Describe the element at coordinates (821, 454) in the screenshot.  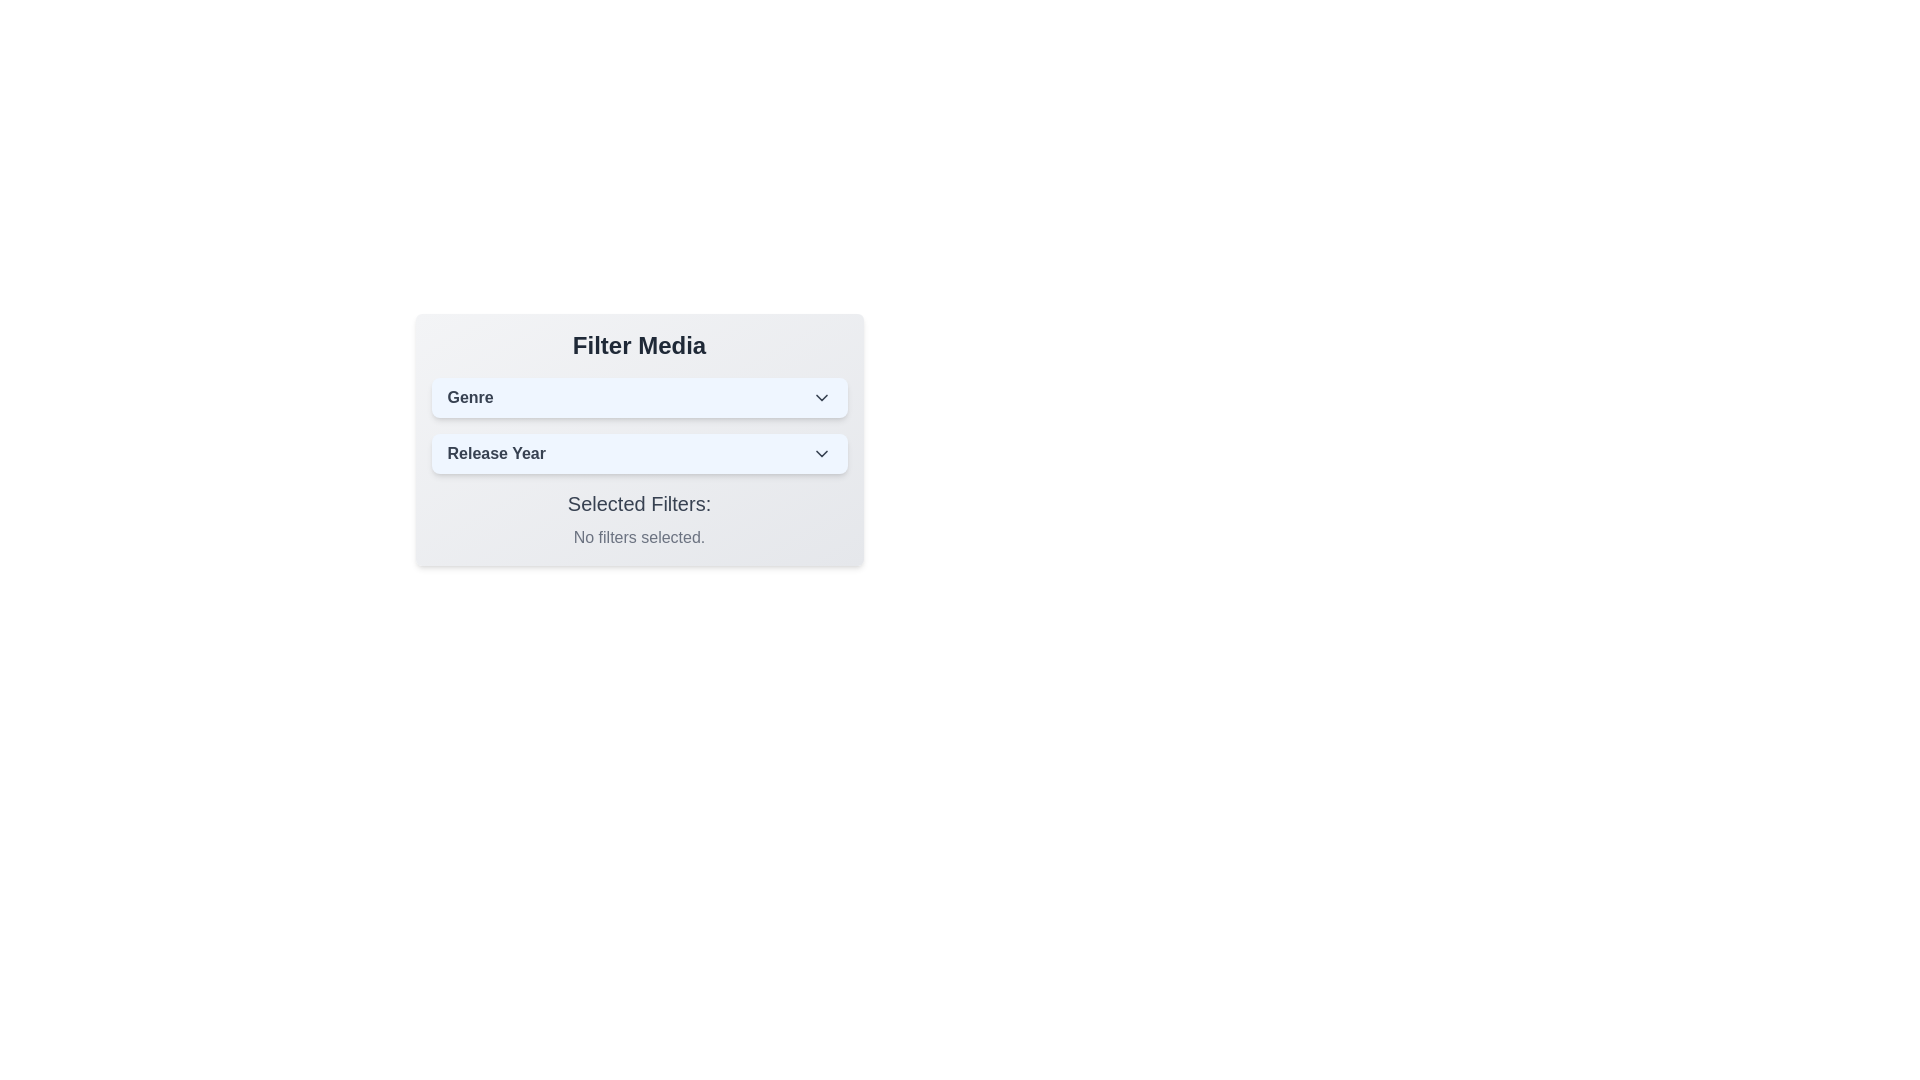
I see `the Dropdown indicator icon located at the far-right end of the 'Release Year' selection area` at that location.